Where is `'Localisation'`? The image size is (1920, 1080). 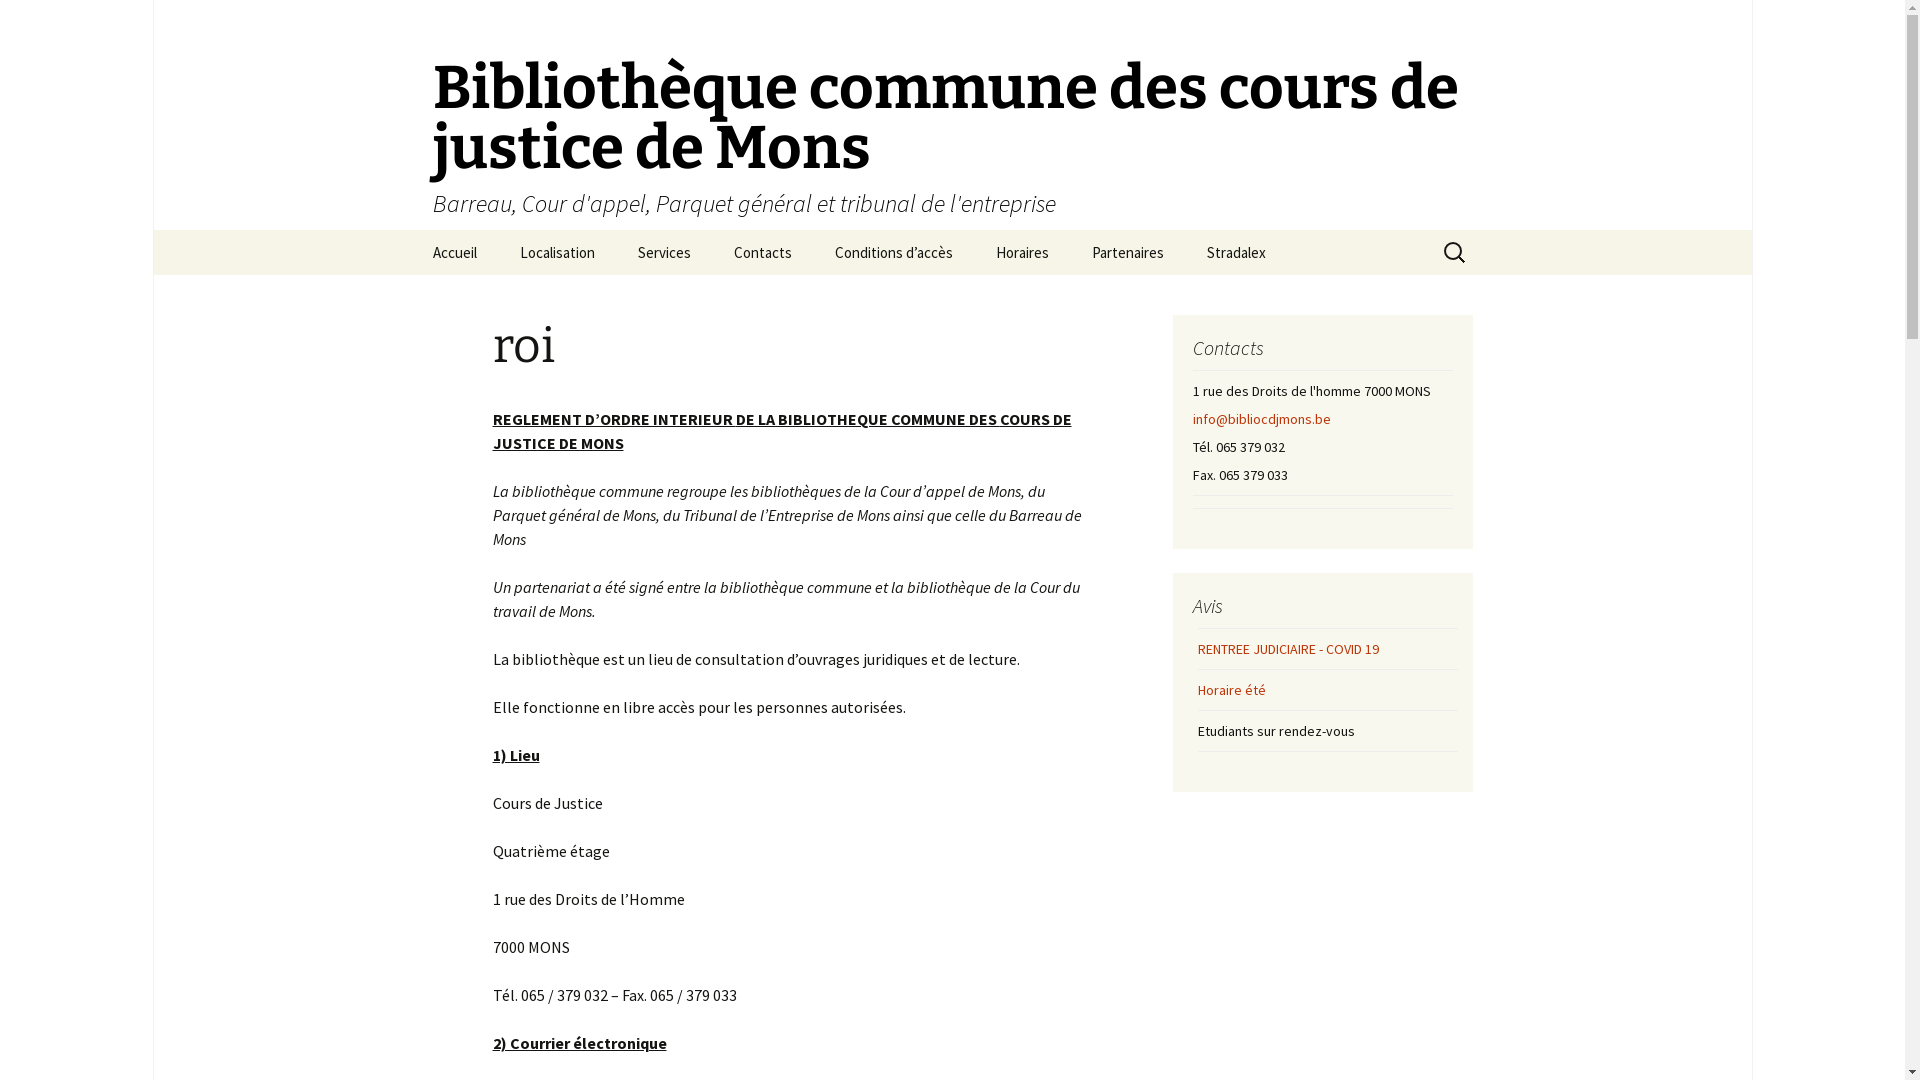
'Localisation' is located at coordinates (557, 251).